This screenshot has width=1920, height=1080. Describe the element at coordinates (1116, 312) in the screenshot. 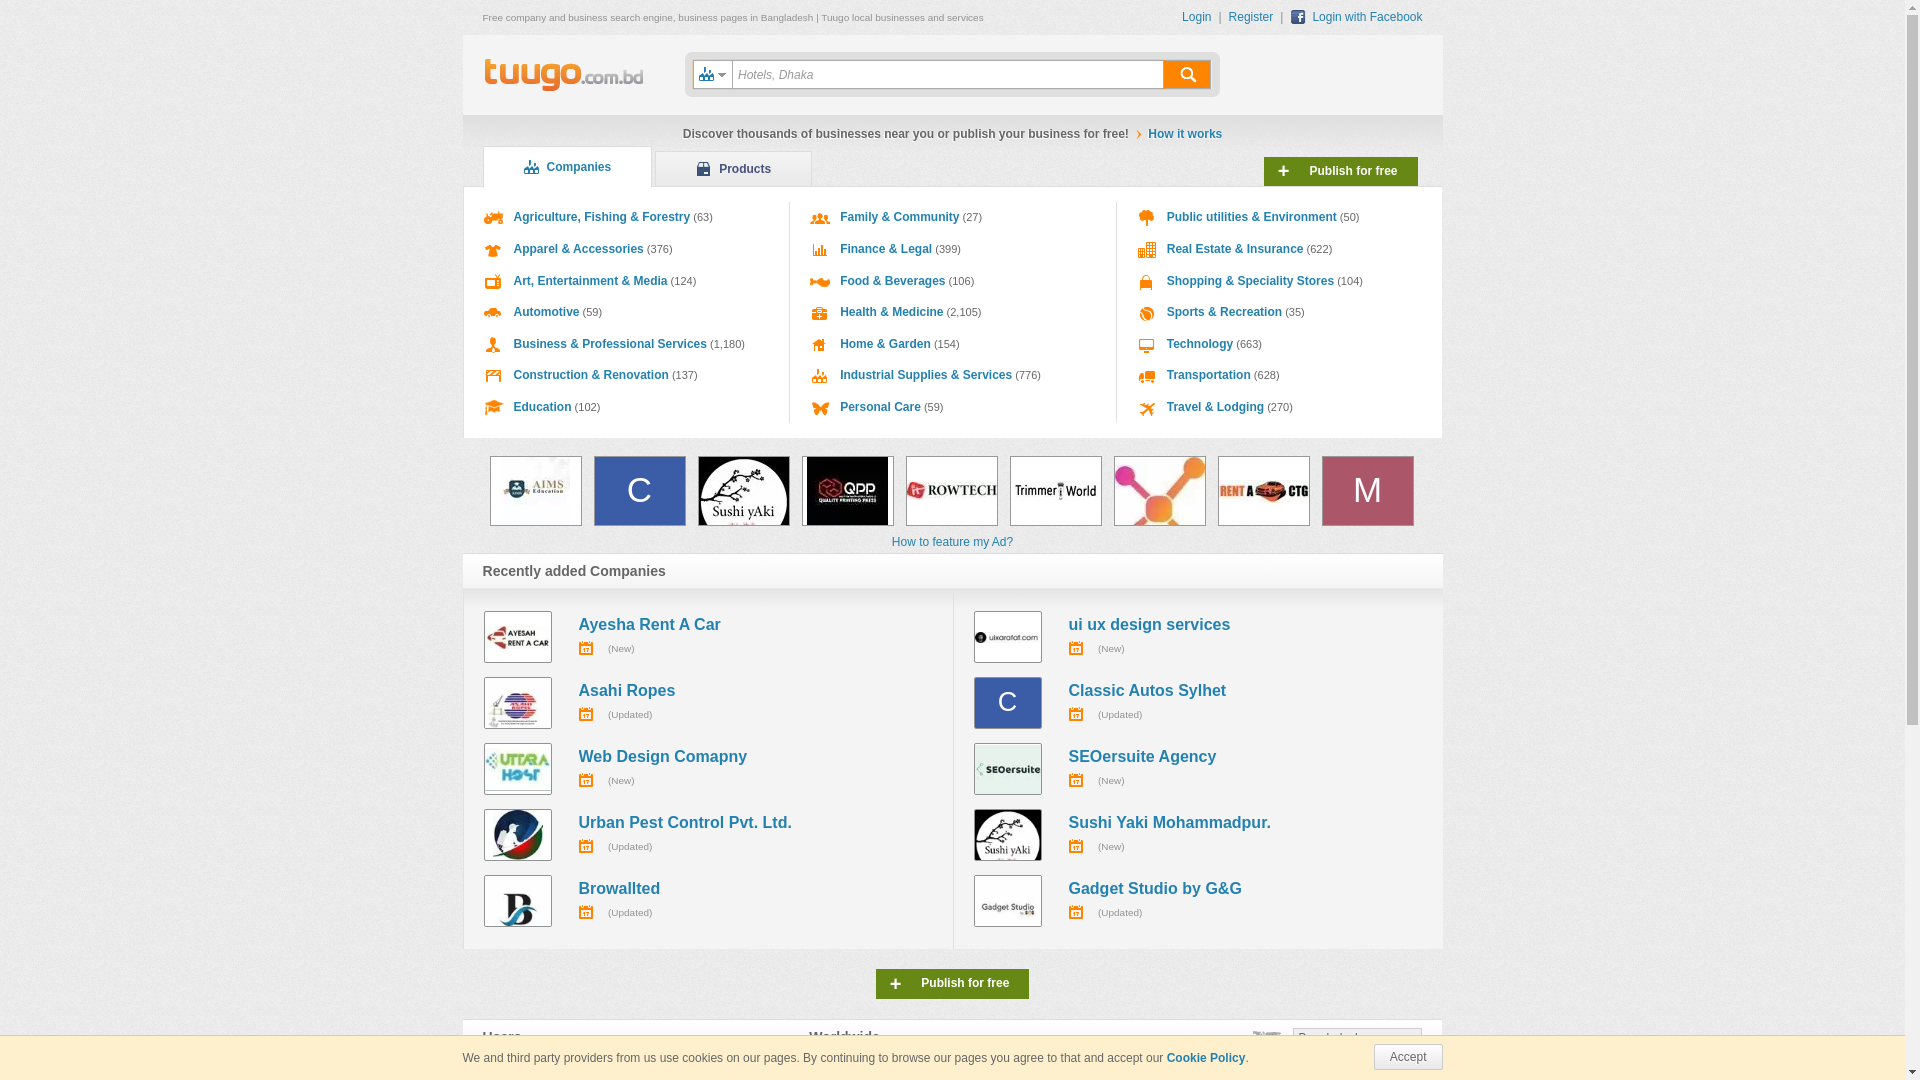

I see `' Sports & Recreation (35)'` at that location.